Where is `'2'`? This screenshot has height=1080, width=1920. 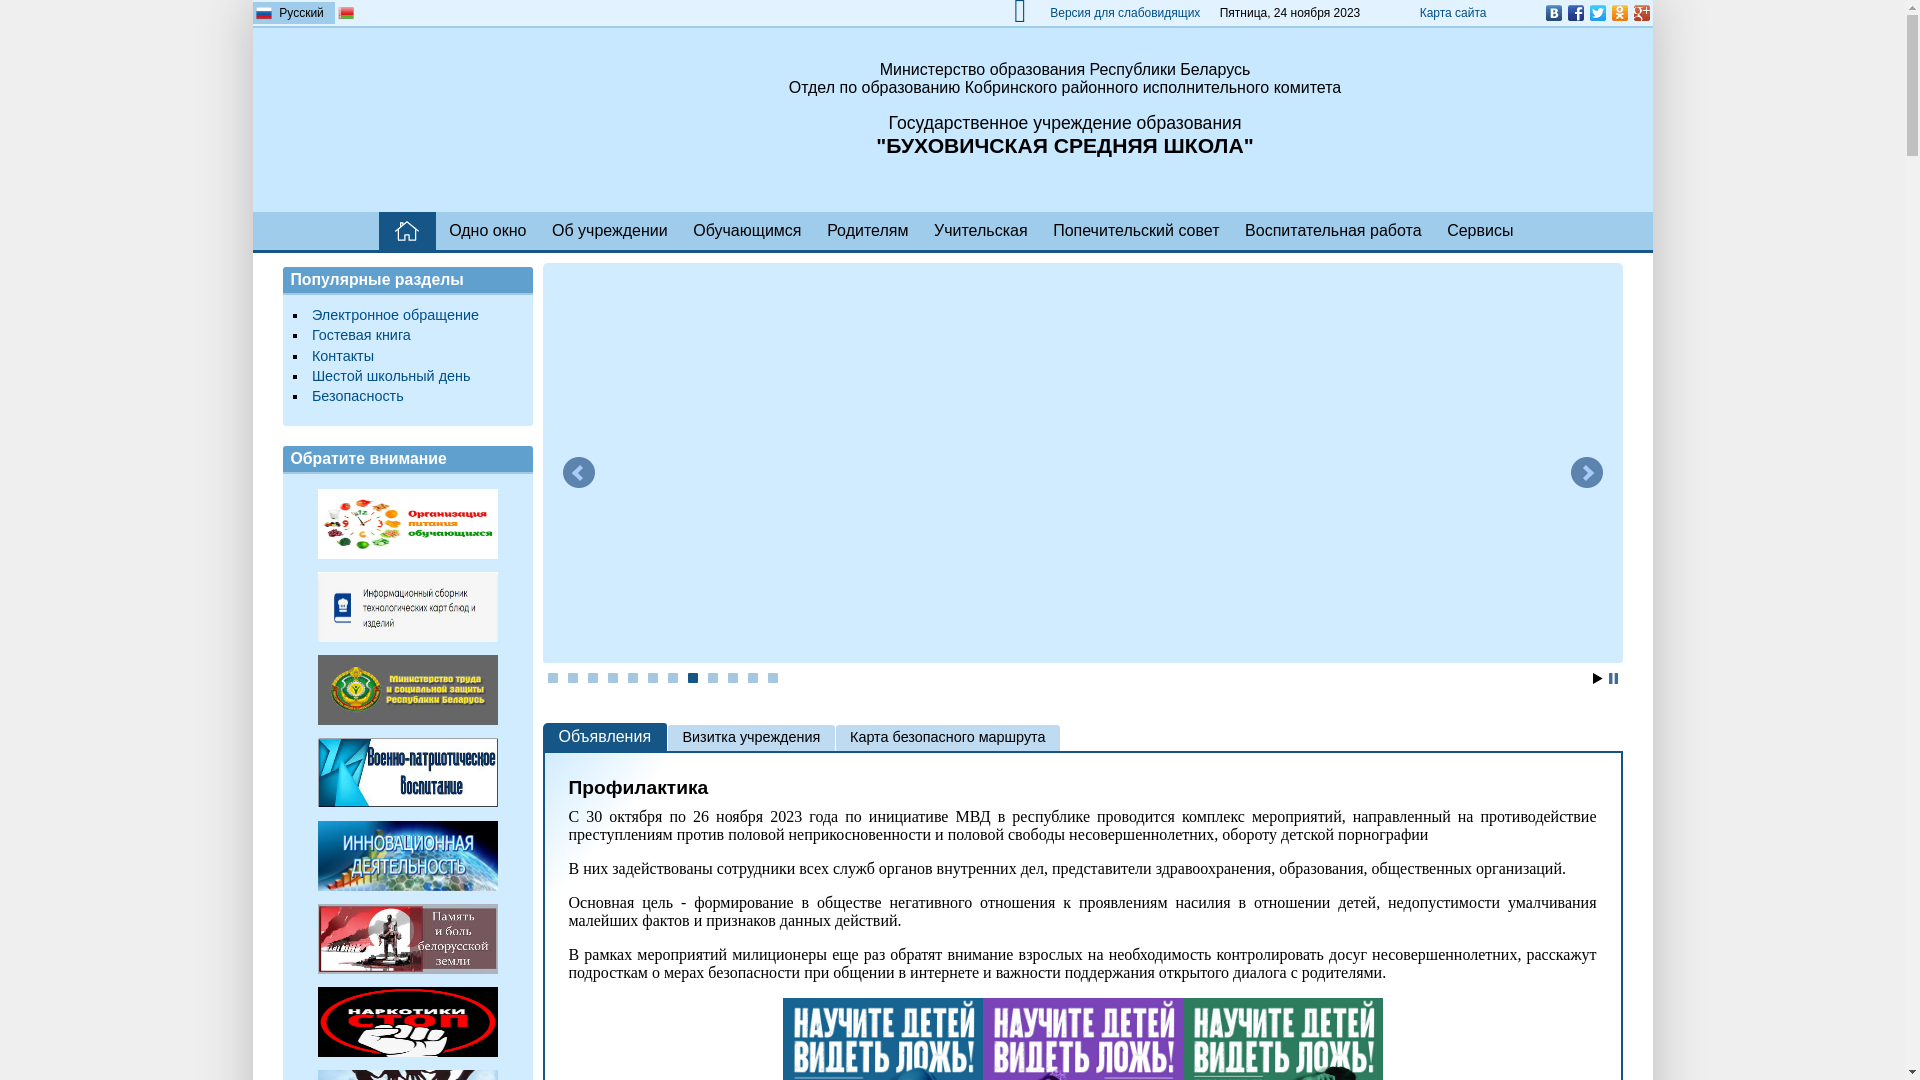 '2' is located at coordinates (566, 677).